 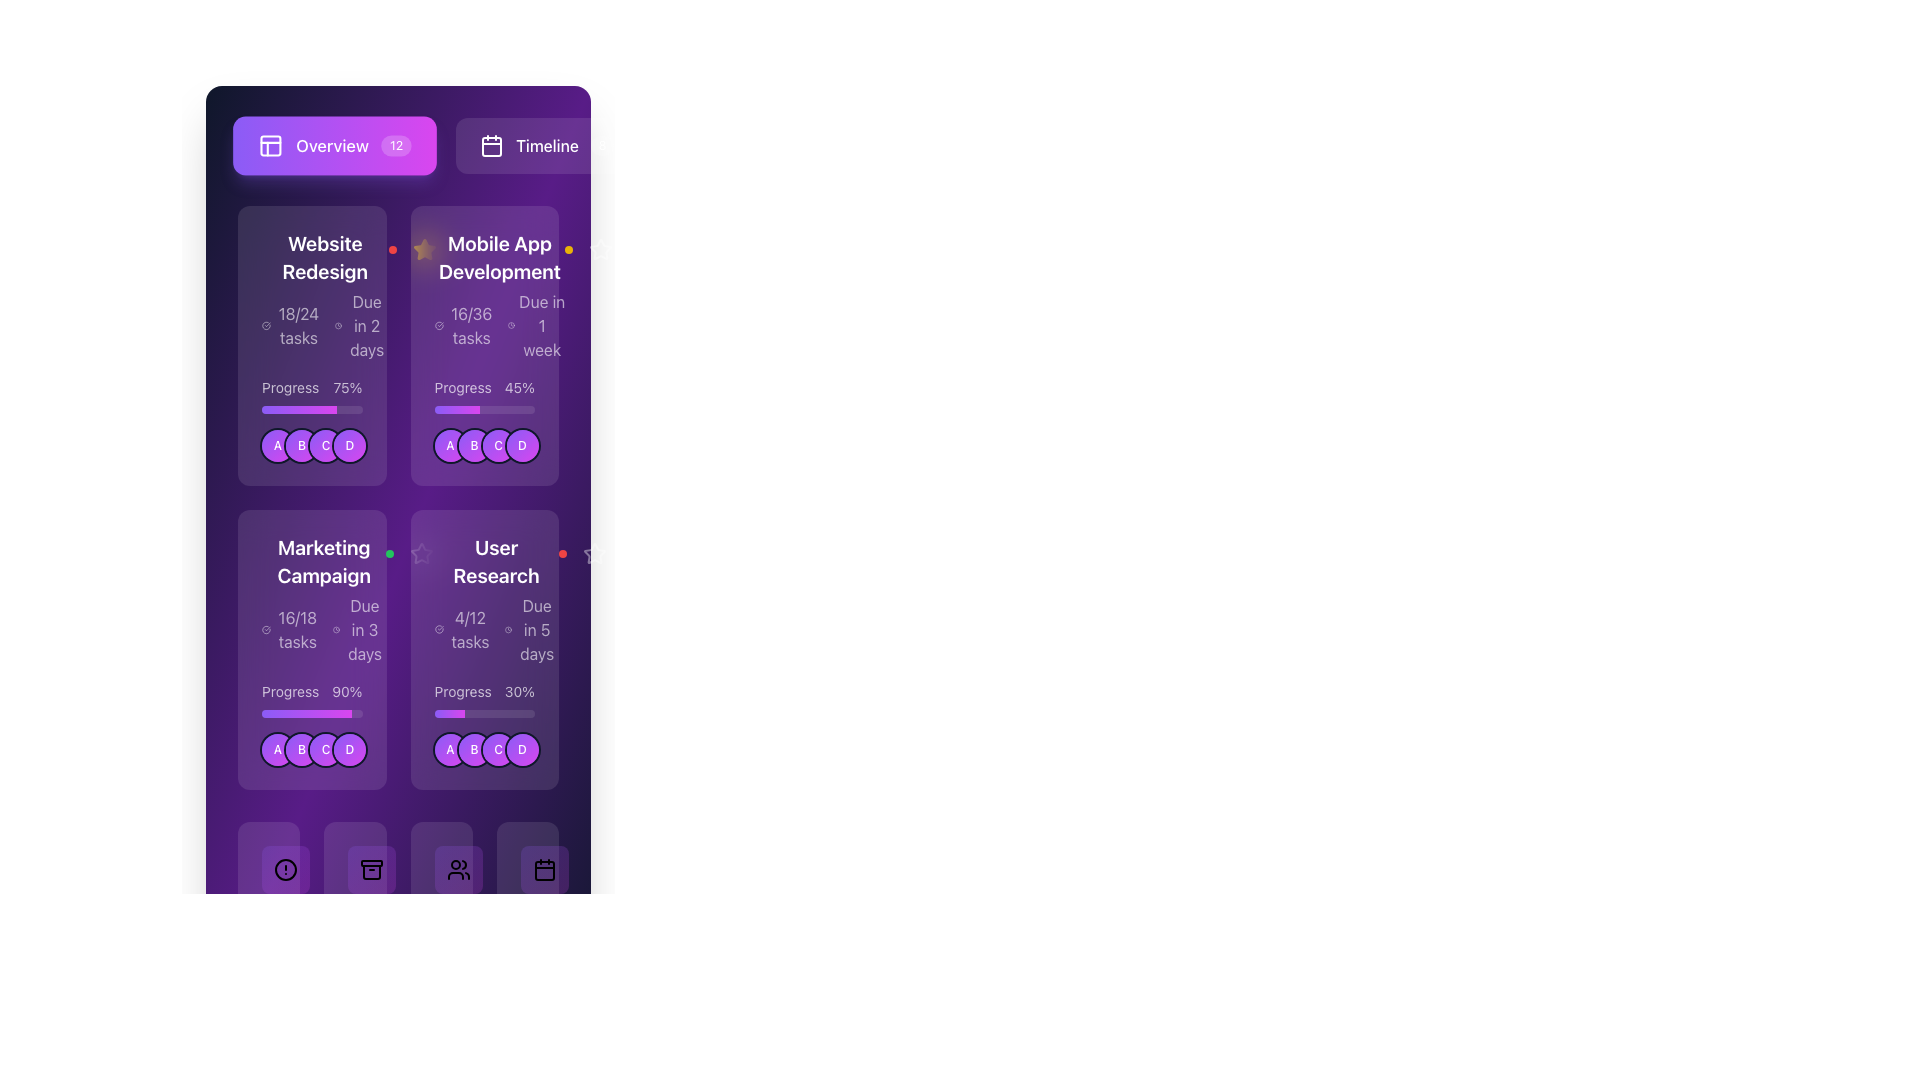 I want to click on the status indicator icon located in the bottom left corner of the row of icons in the lower section of the interface, so click(x=285, y=869).